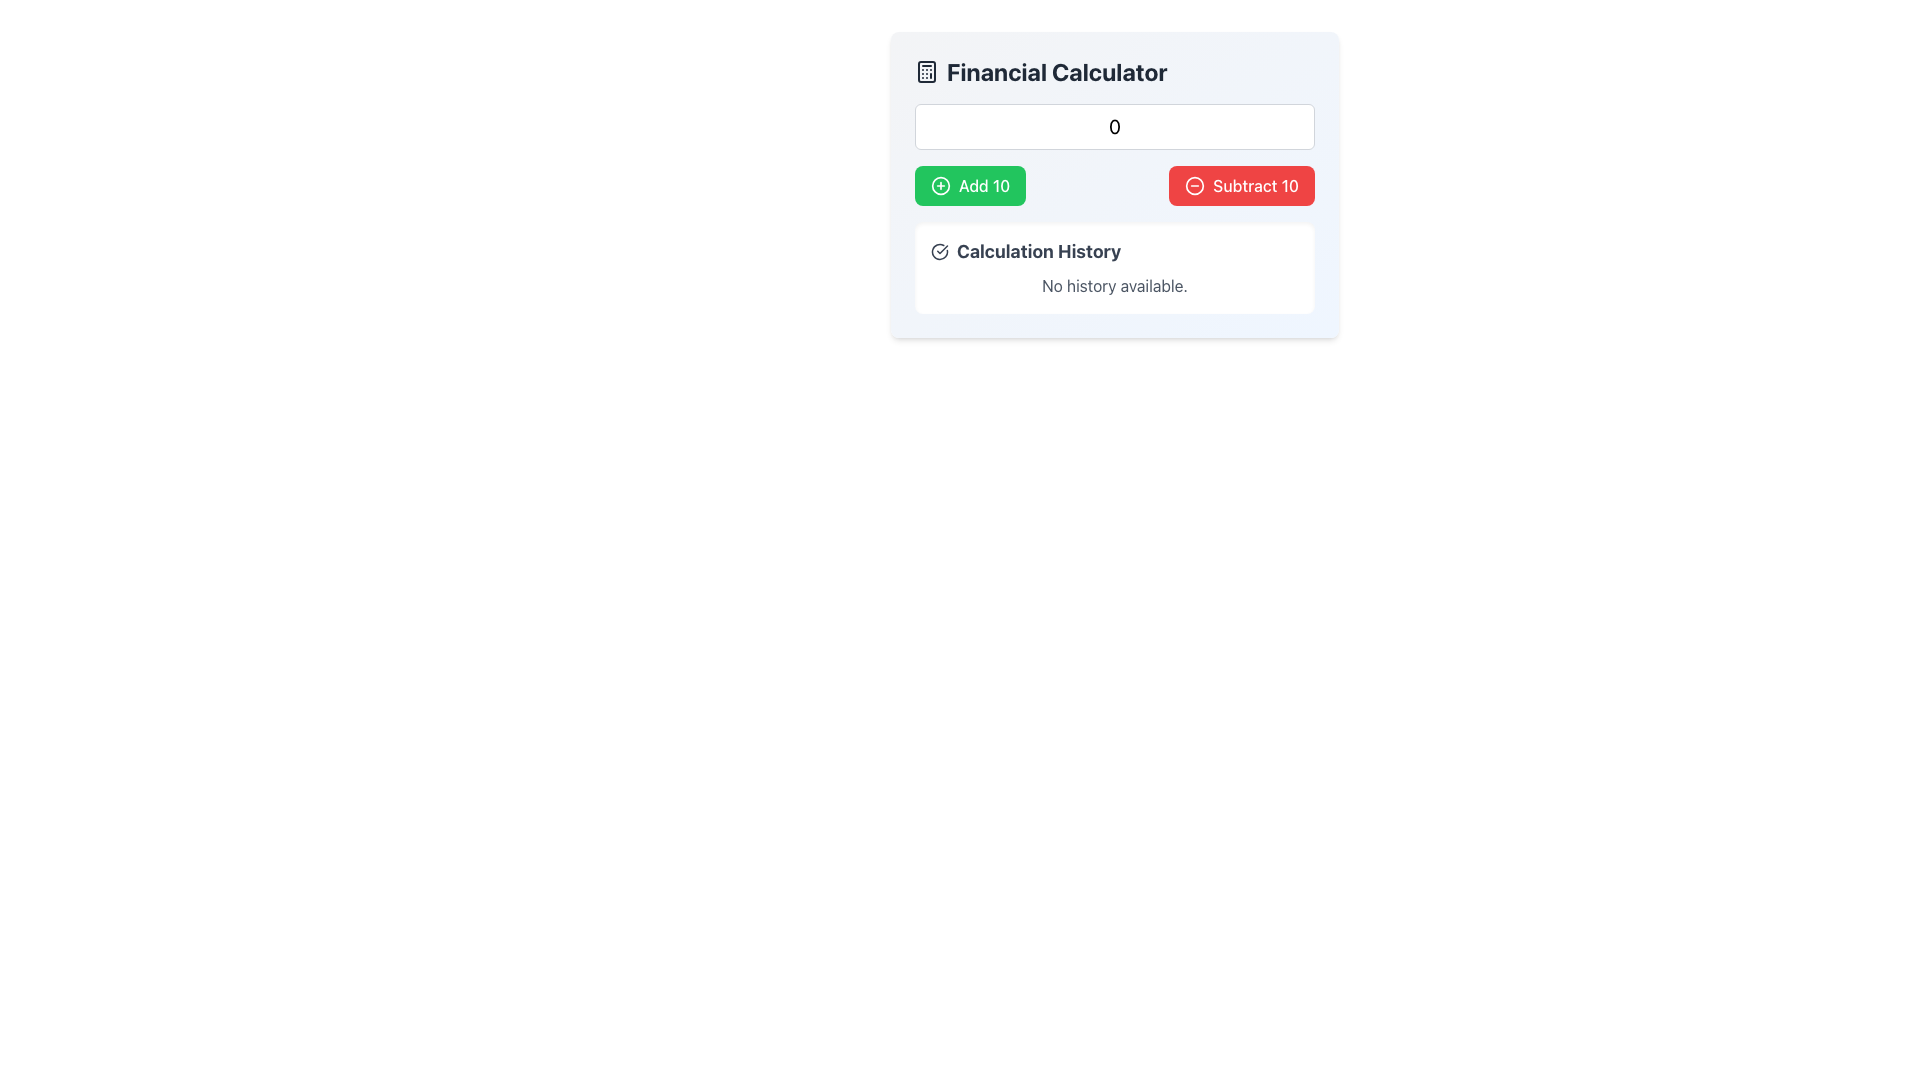 The height and width of the screenshot is (1080, 1920). Describe the element at coordinates (1113, 127) in the screenshot. I see `the numeric input field` at that location.